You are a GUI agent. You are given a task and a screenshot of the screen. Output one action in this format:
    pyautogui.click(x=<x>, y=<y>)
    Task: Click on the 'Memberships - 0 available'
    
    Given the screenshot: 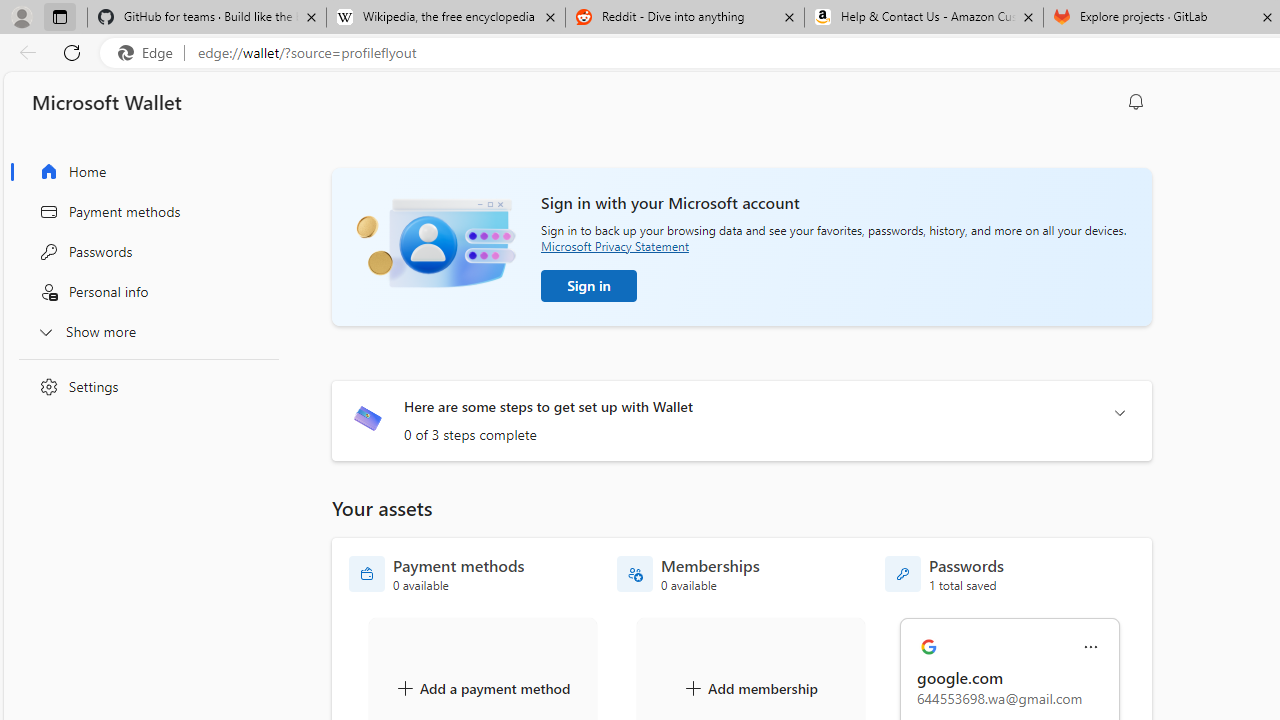 What is the action you would take?
    pyautogui.click(x=688, y=574)
    